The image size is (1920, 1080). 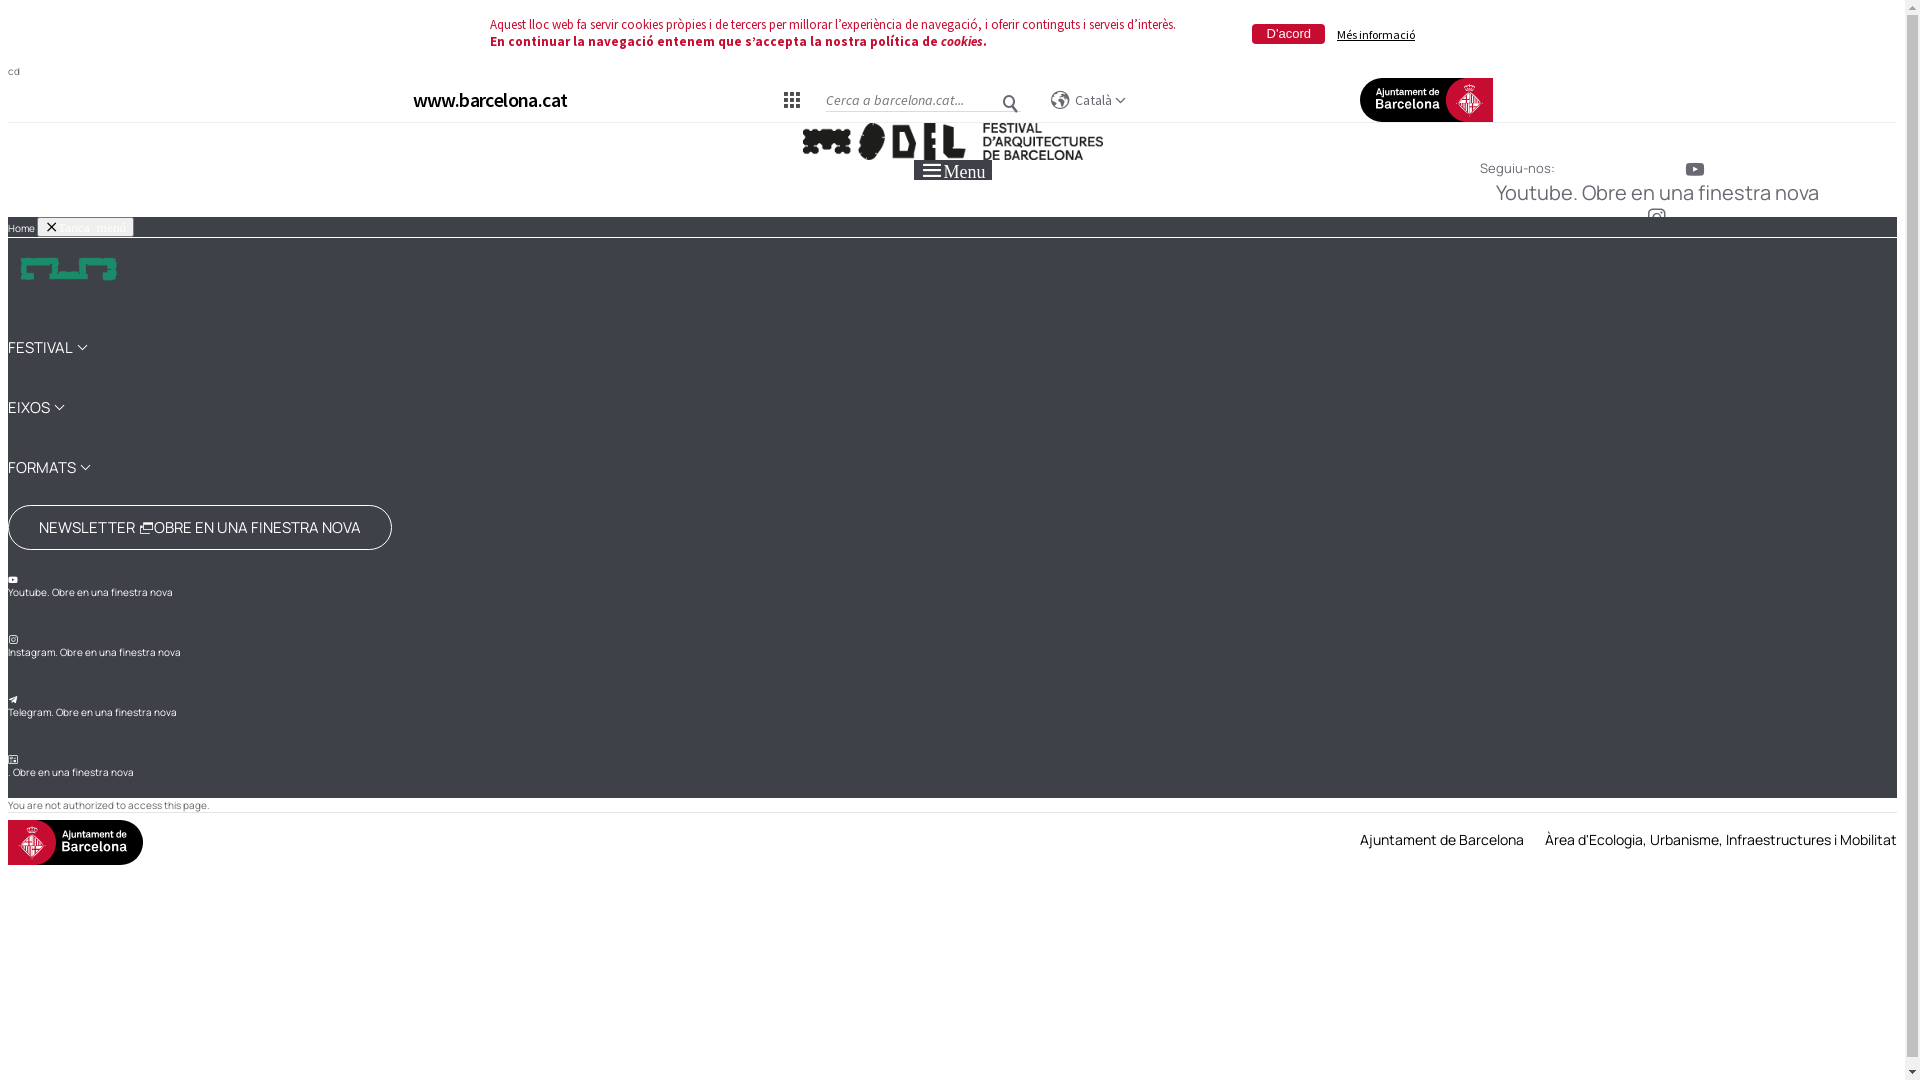 I want to click on 'Youtube. Obre en una finestra nova', so click(x=89, y=585).